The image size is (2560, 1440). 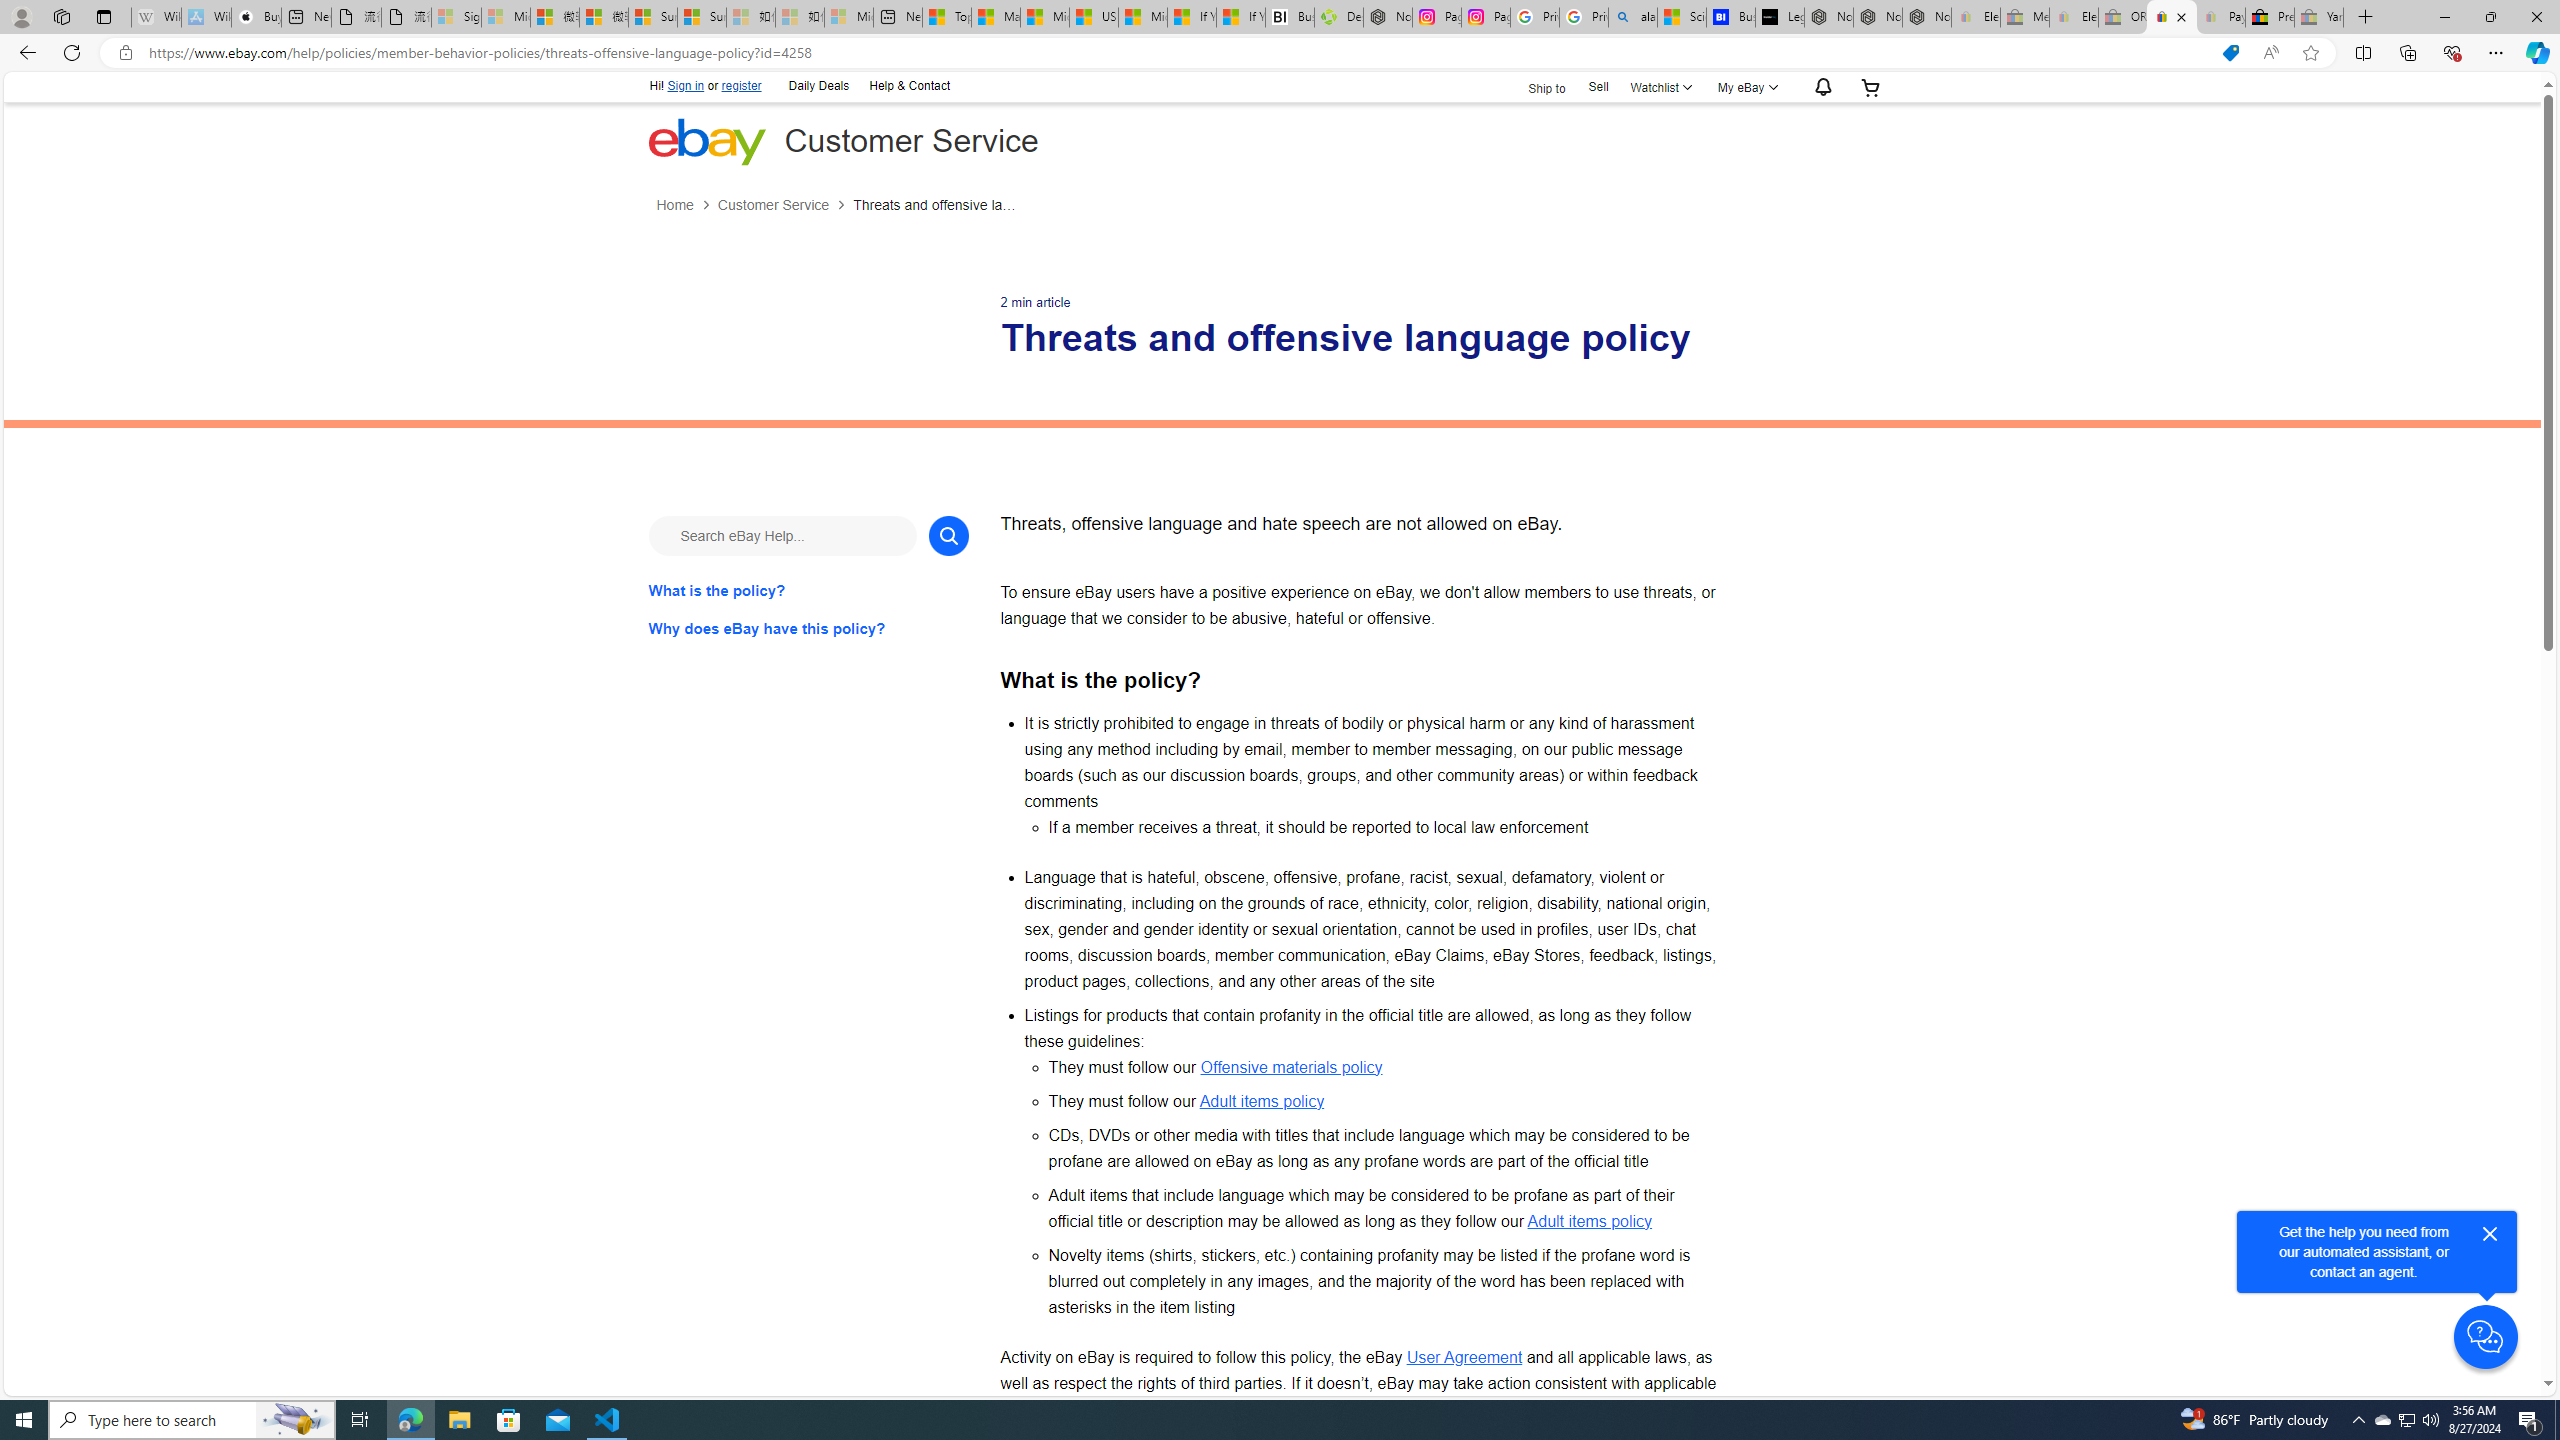 What do you see at coordinates (2270, 16) in the screenshot?
I see `'Press Room - eBay Inc.'` at bounding box center [2270, 16].